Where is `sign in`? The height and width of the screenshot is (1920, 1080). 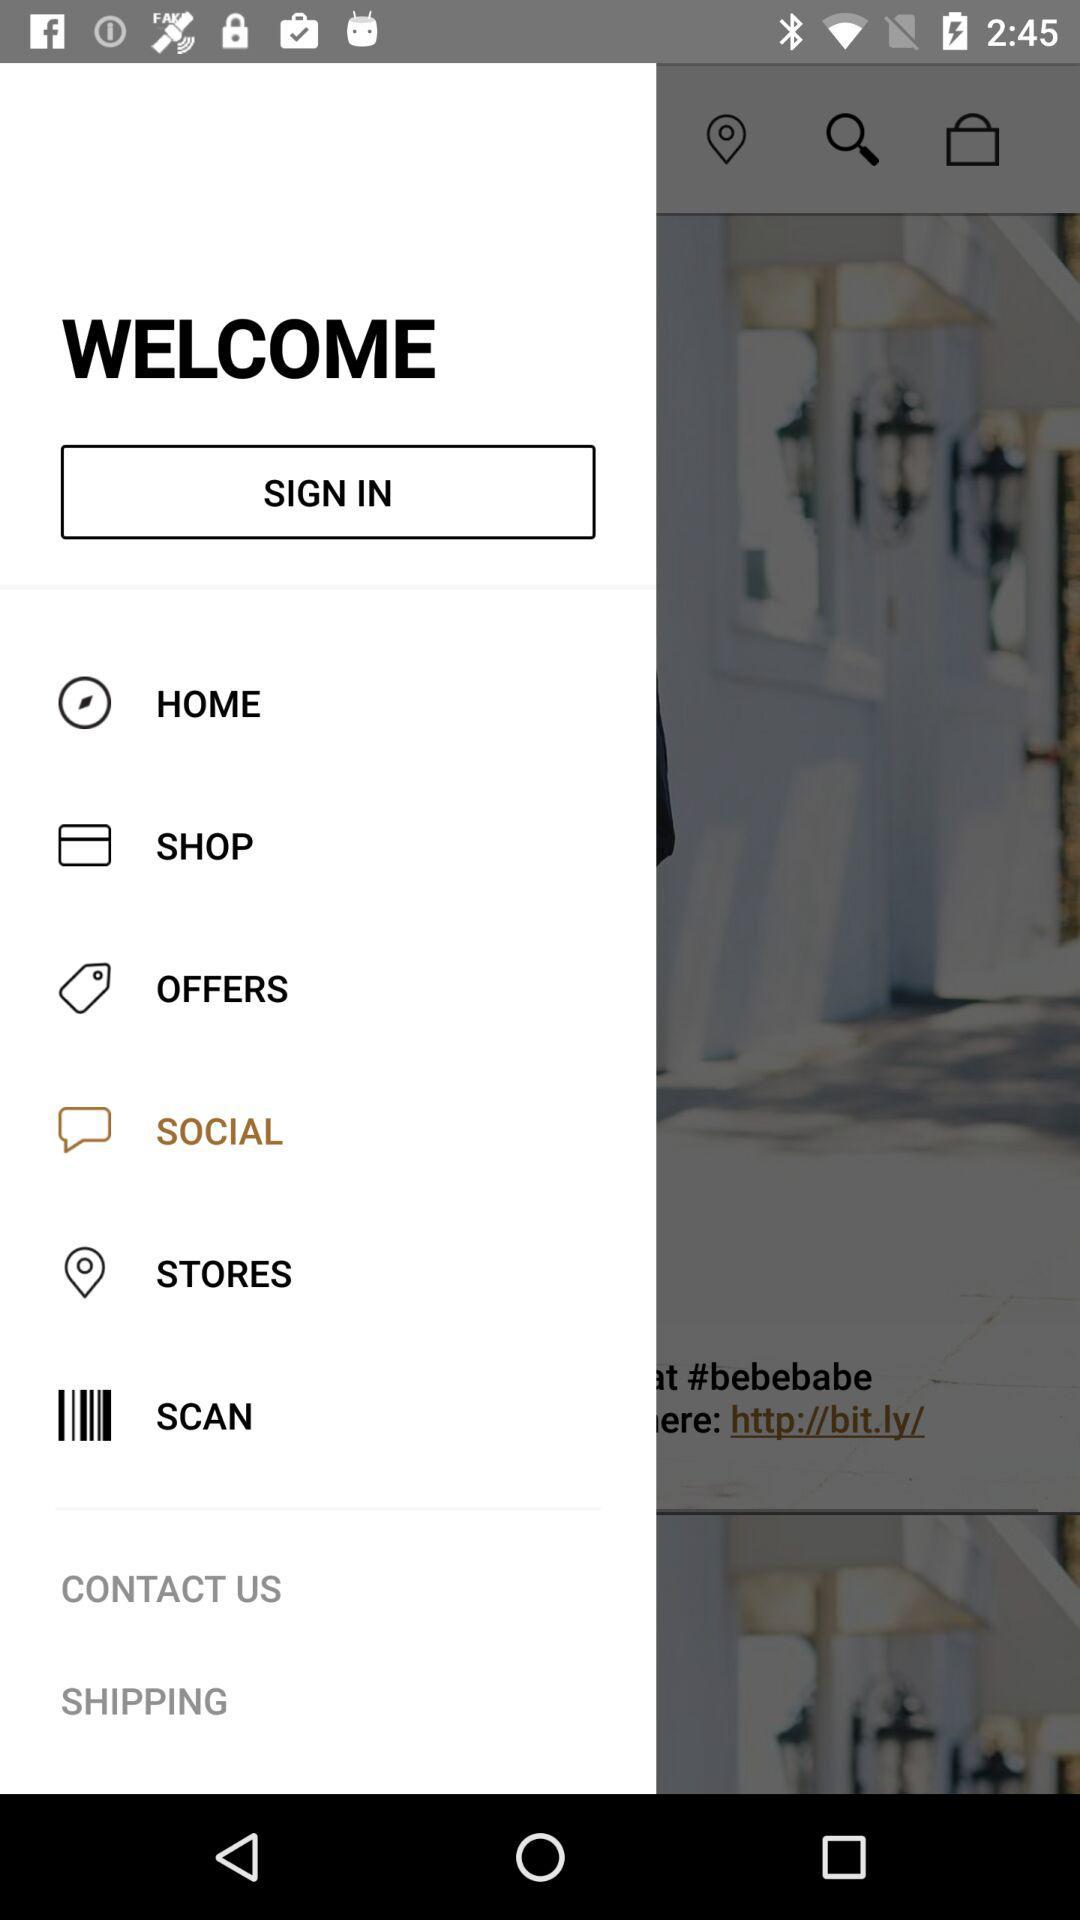 sign in is located at coordinates (327, 492).